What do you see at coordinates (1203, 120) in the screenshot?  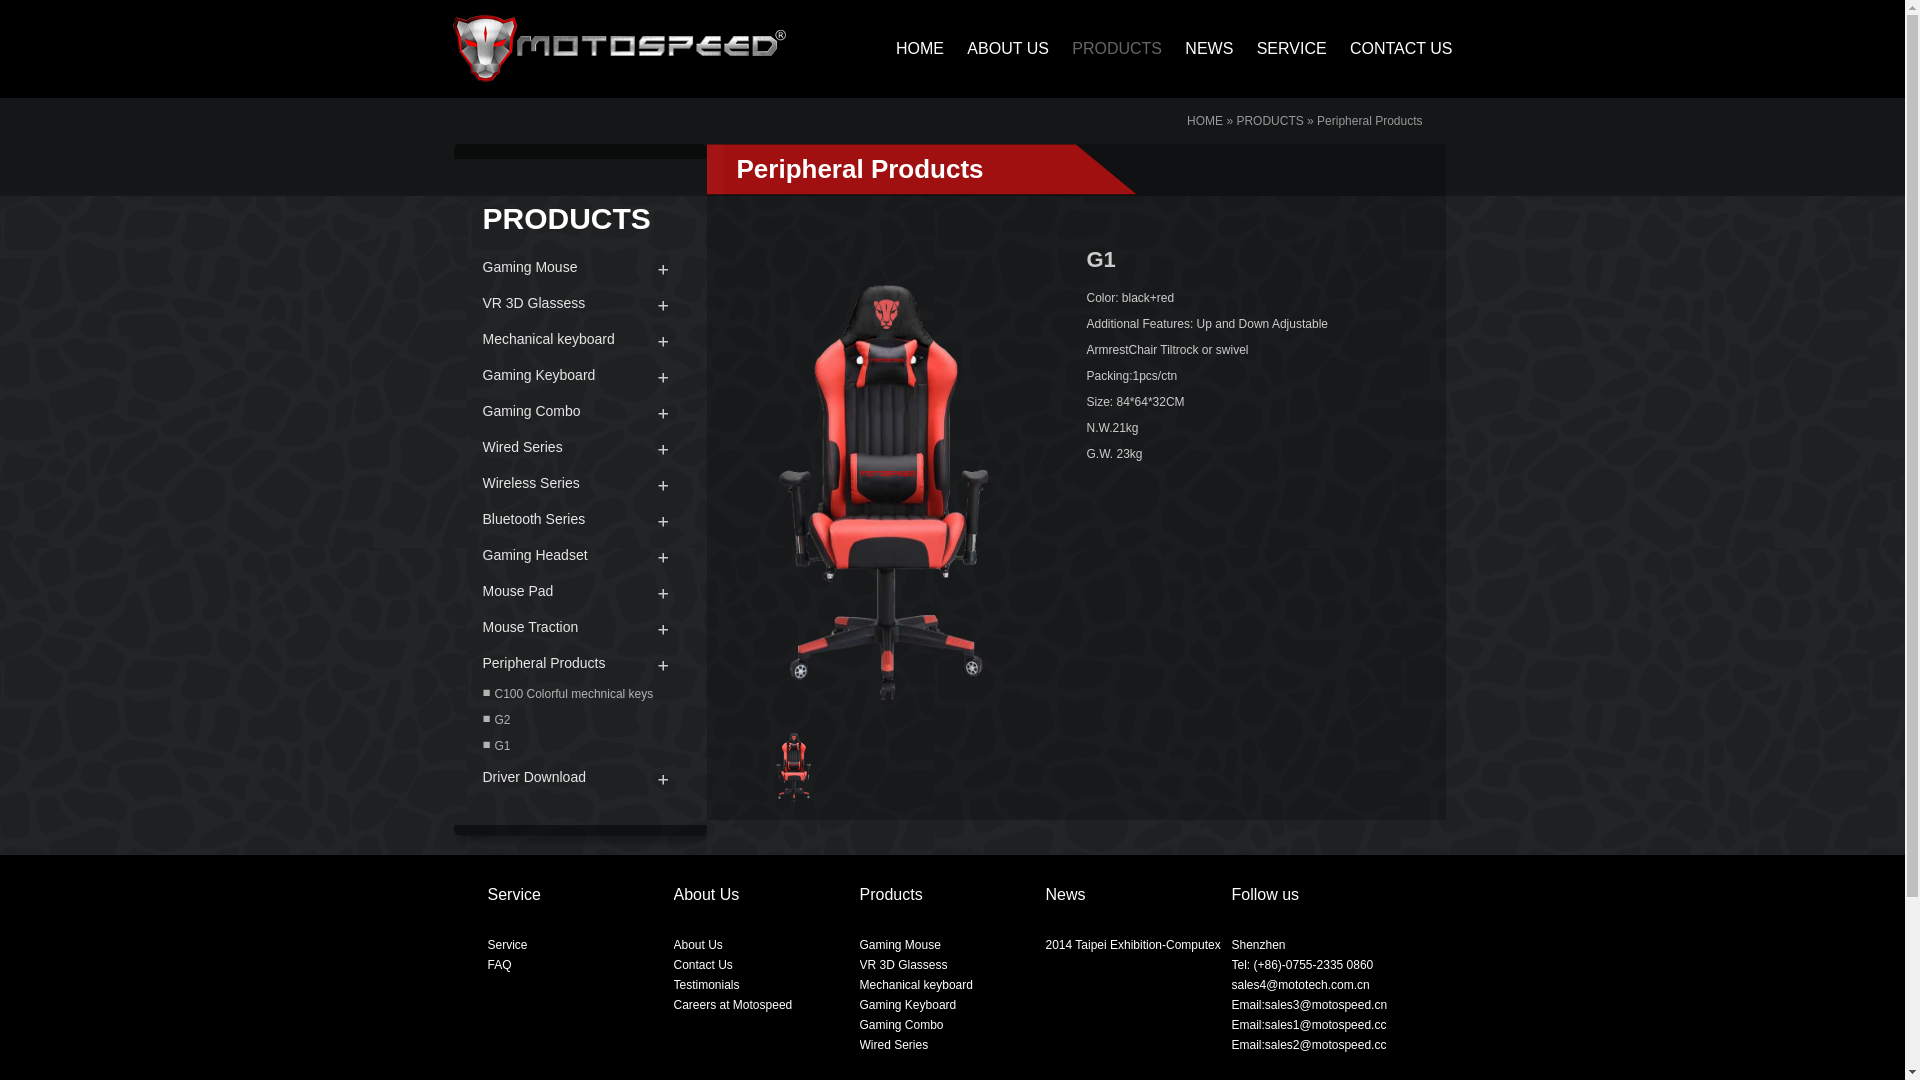 I see `'HOME'` at bounding box center [1203, 120].